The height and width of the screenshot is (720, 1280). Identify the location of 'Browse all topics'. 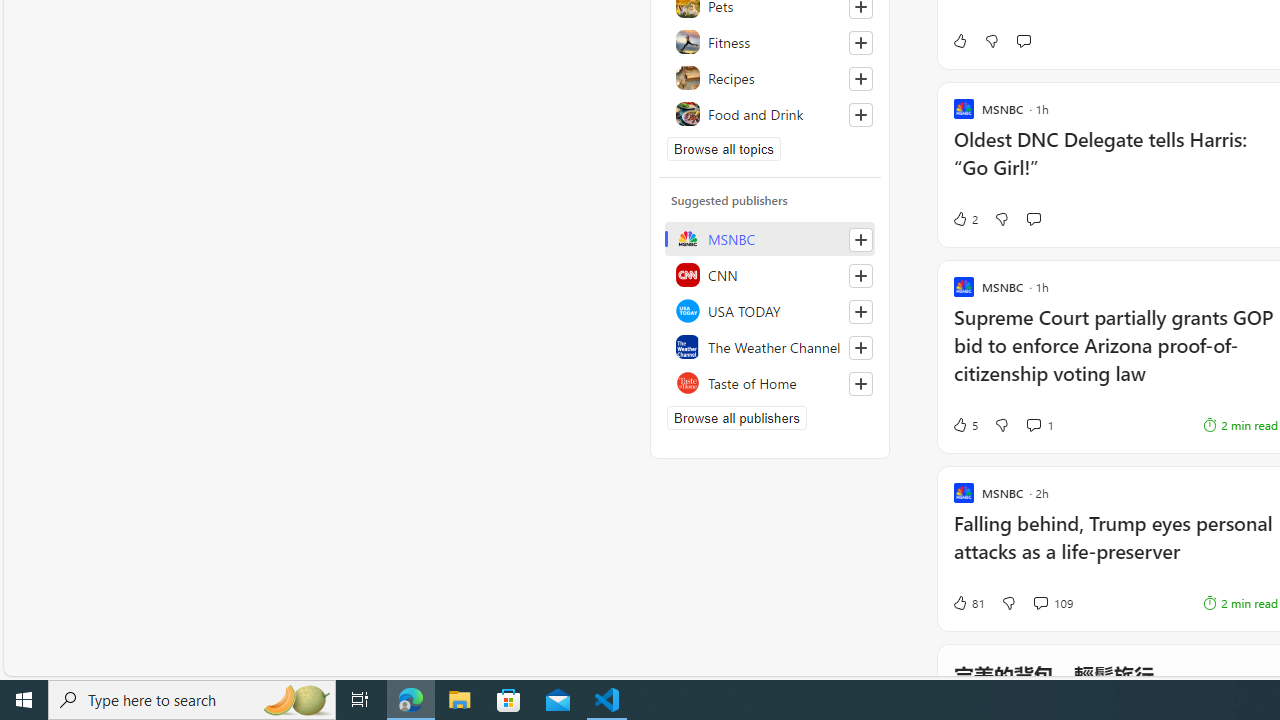
(723, 148).